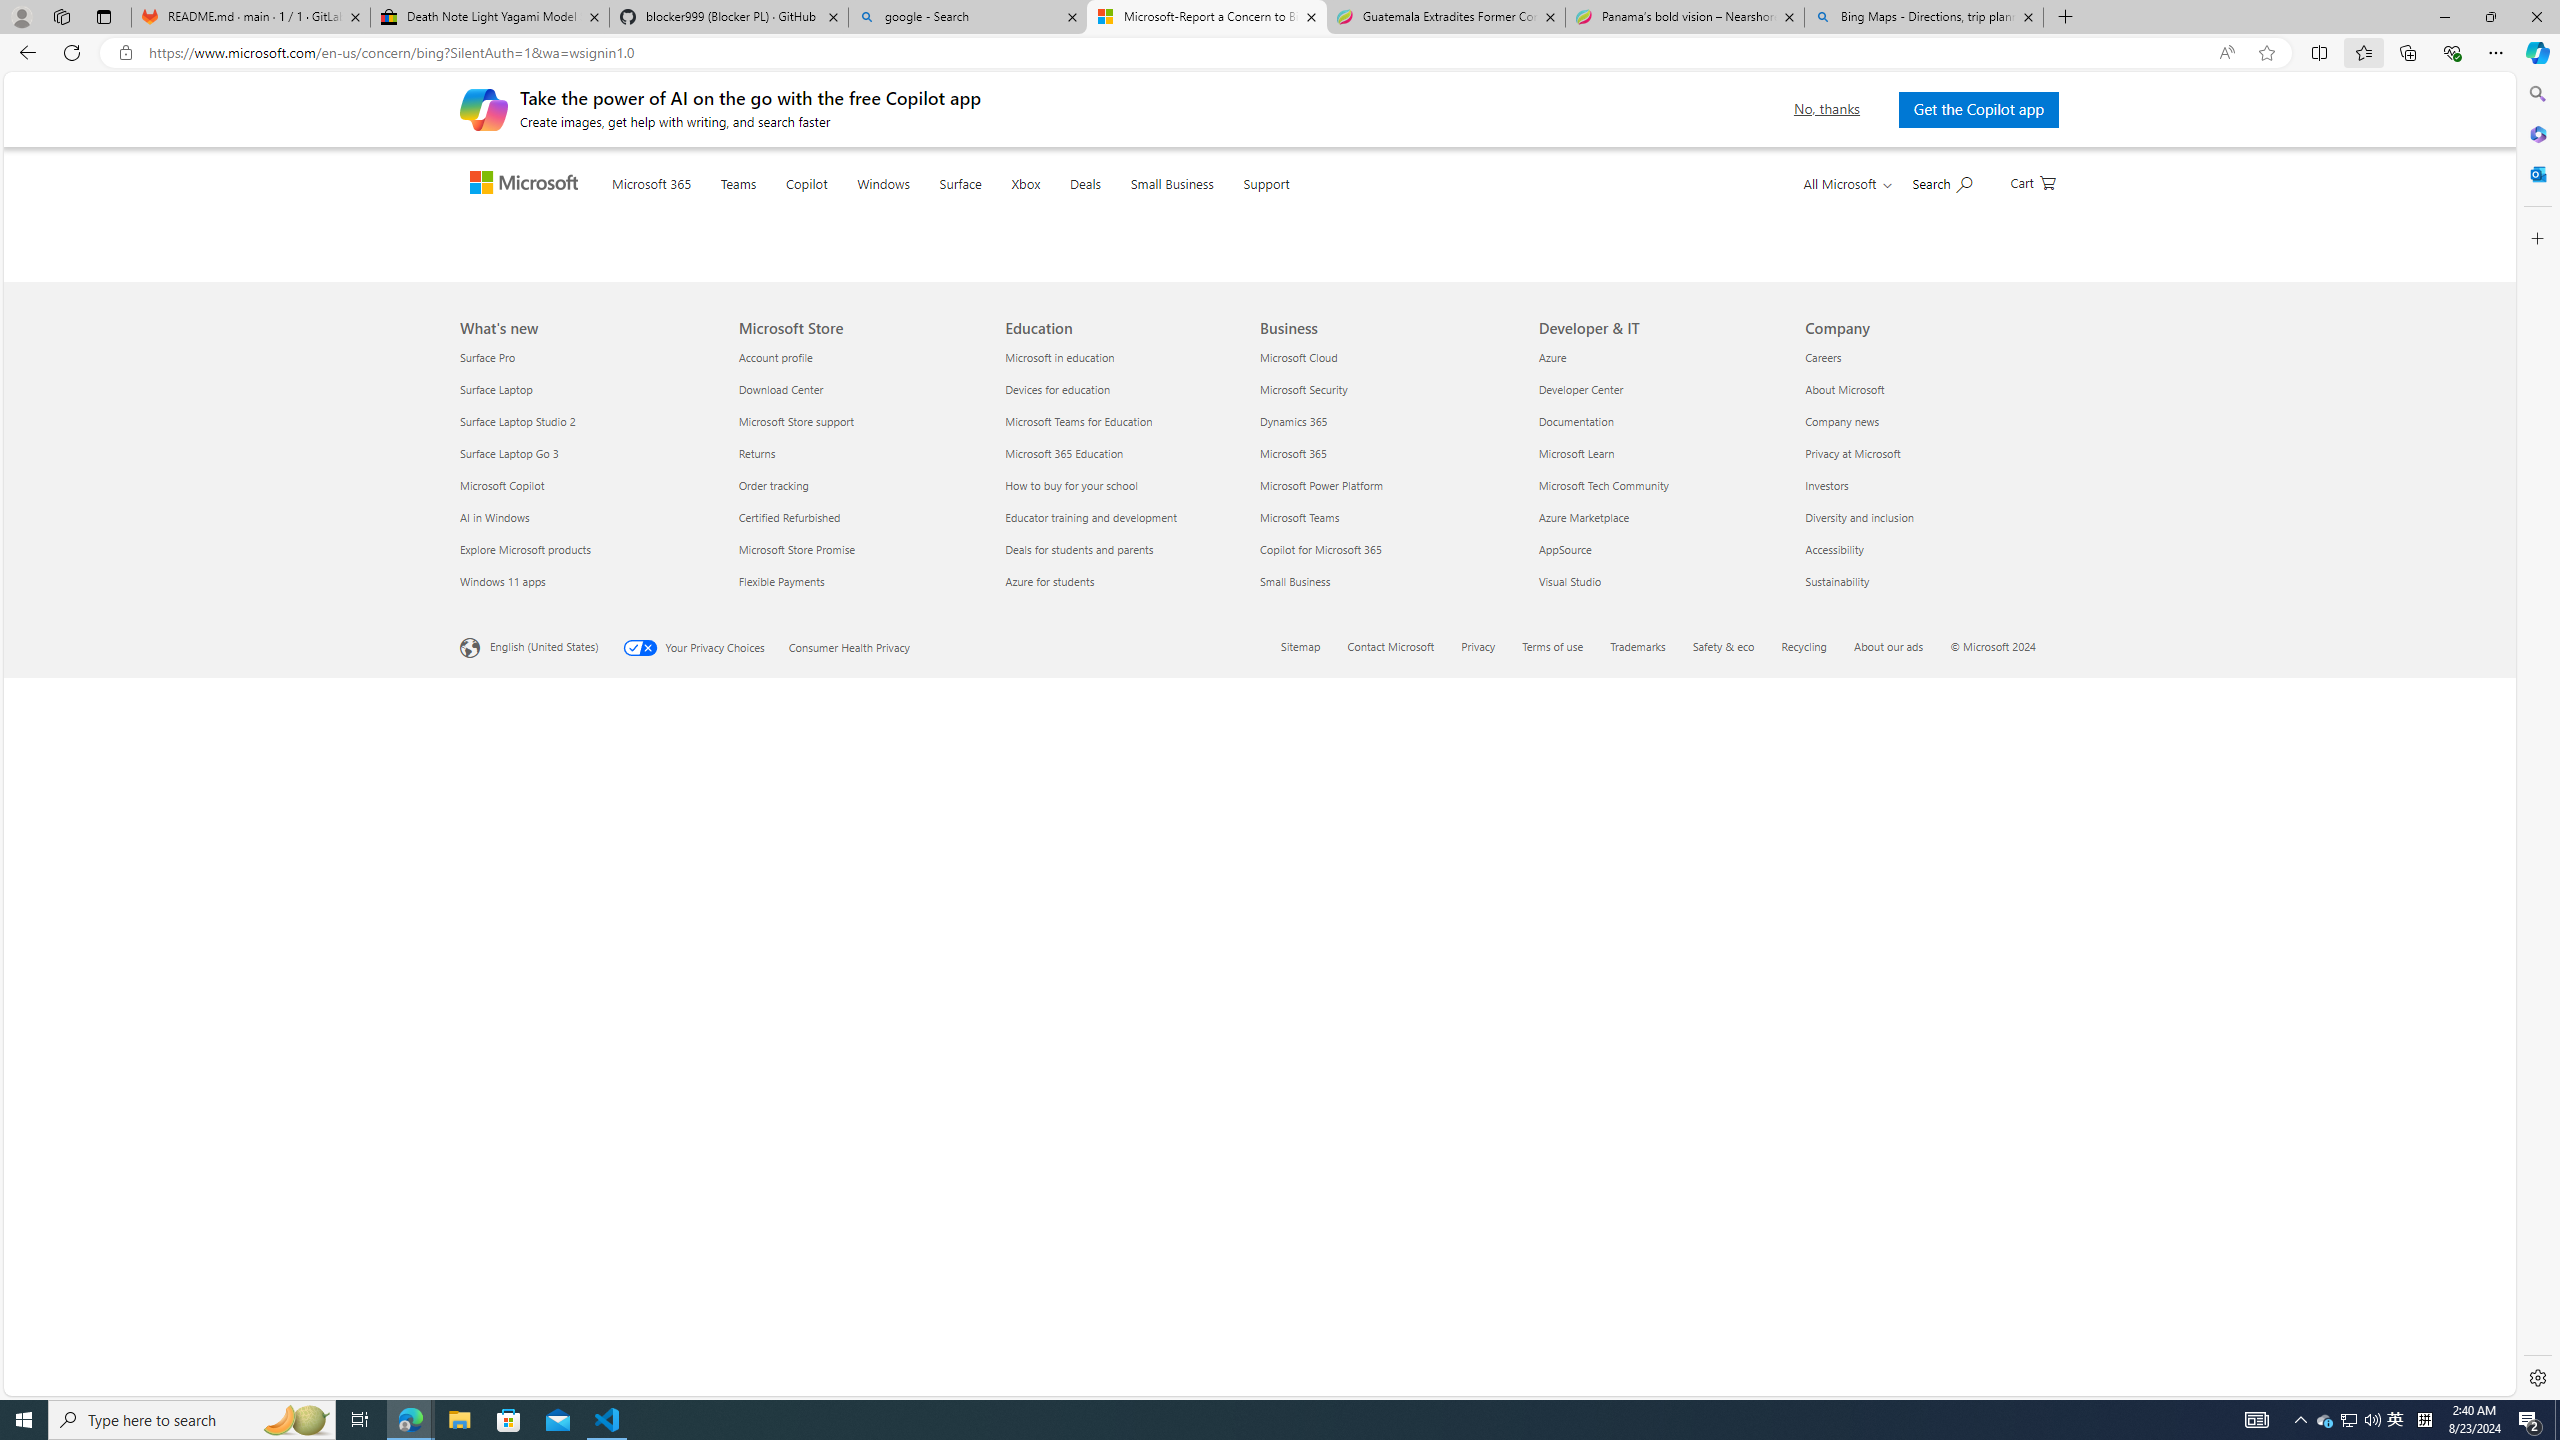 This screenshot has width=2560, height=1440. What do you see at coordinates (778, 208) in the screenshot?
I see `'Teams'` at bounding box center [778, 208].